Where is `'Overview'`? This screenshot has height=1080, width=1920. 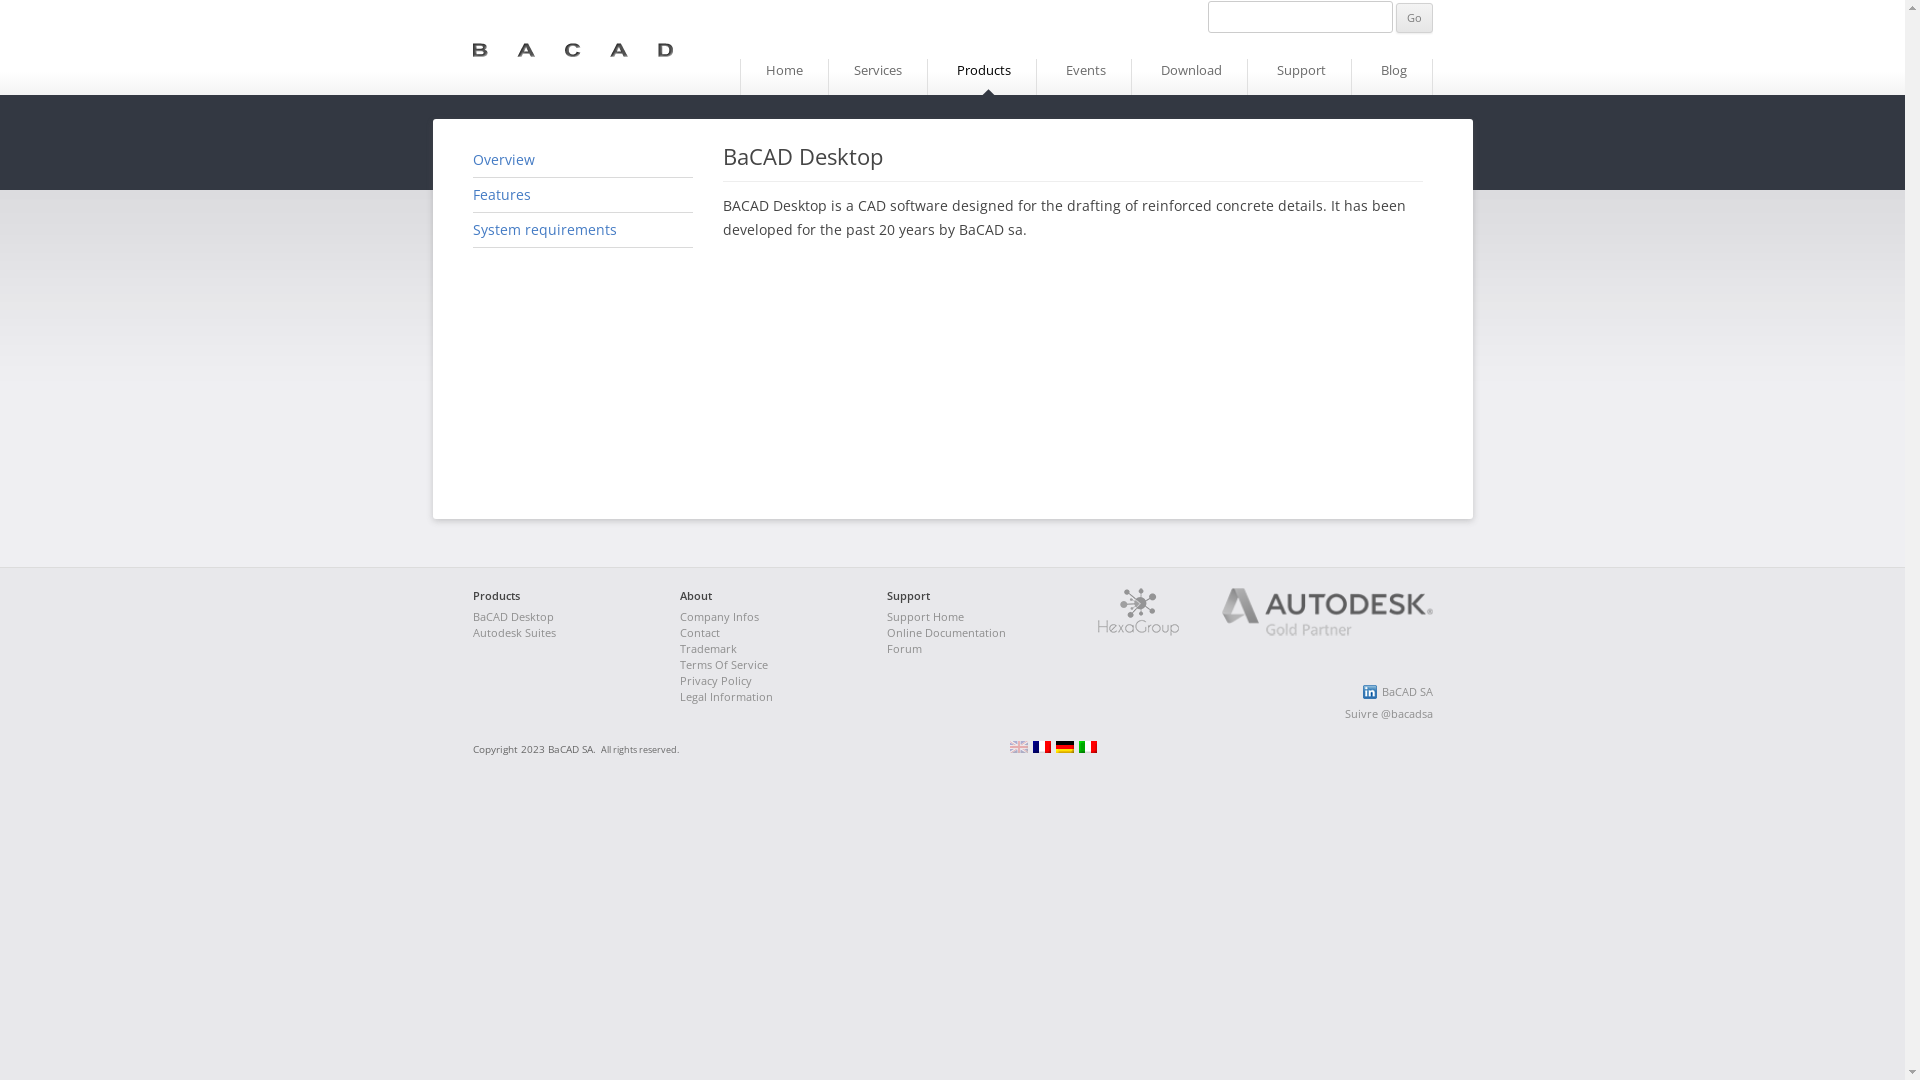 'Overview' is located at coordinates (503, 158).